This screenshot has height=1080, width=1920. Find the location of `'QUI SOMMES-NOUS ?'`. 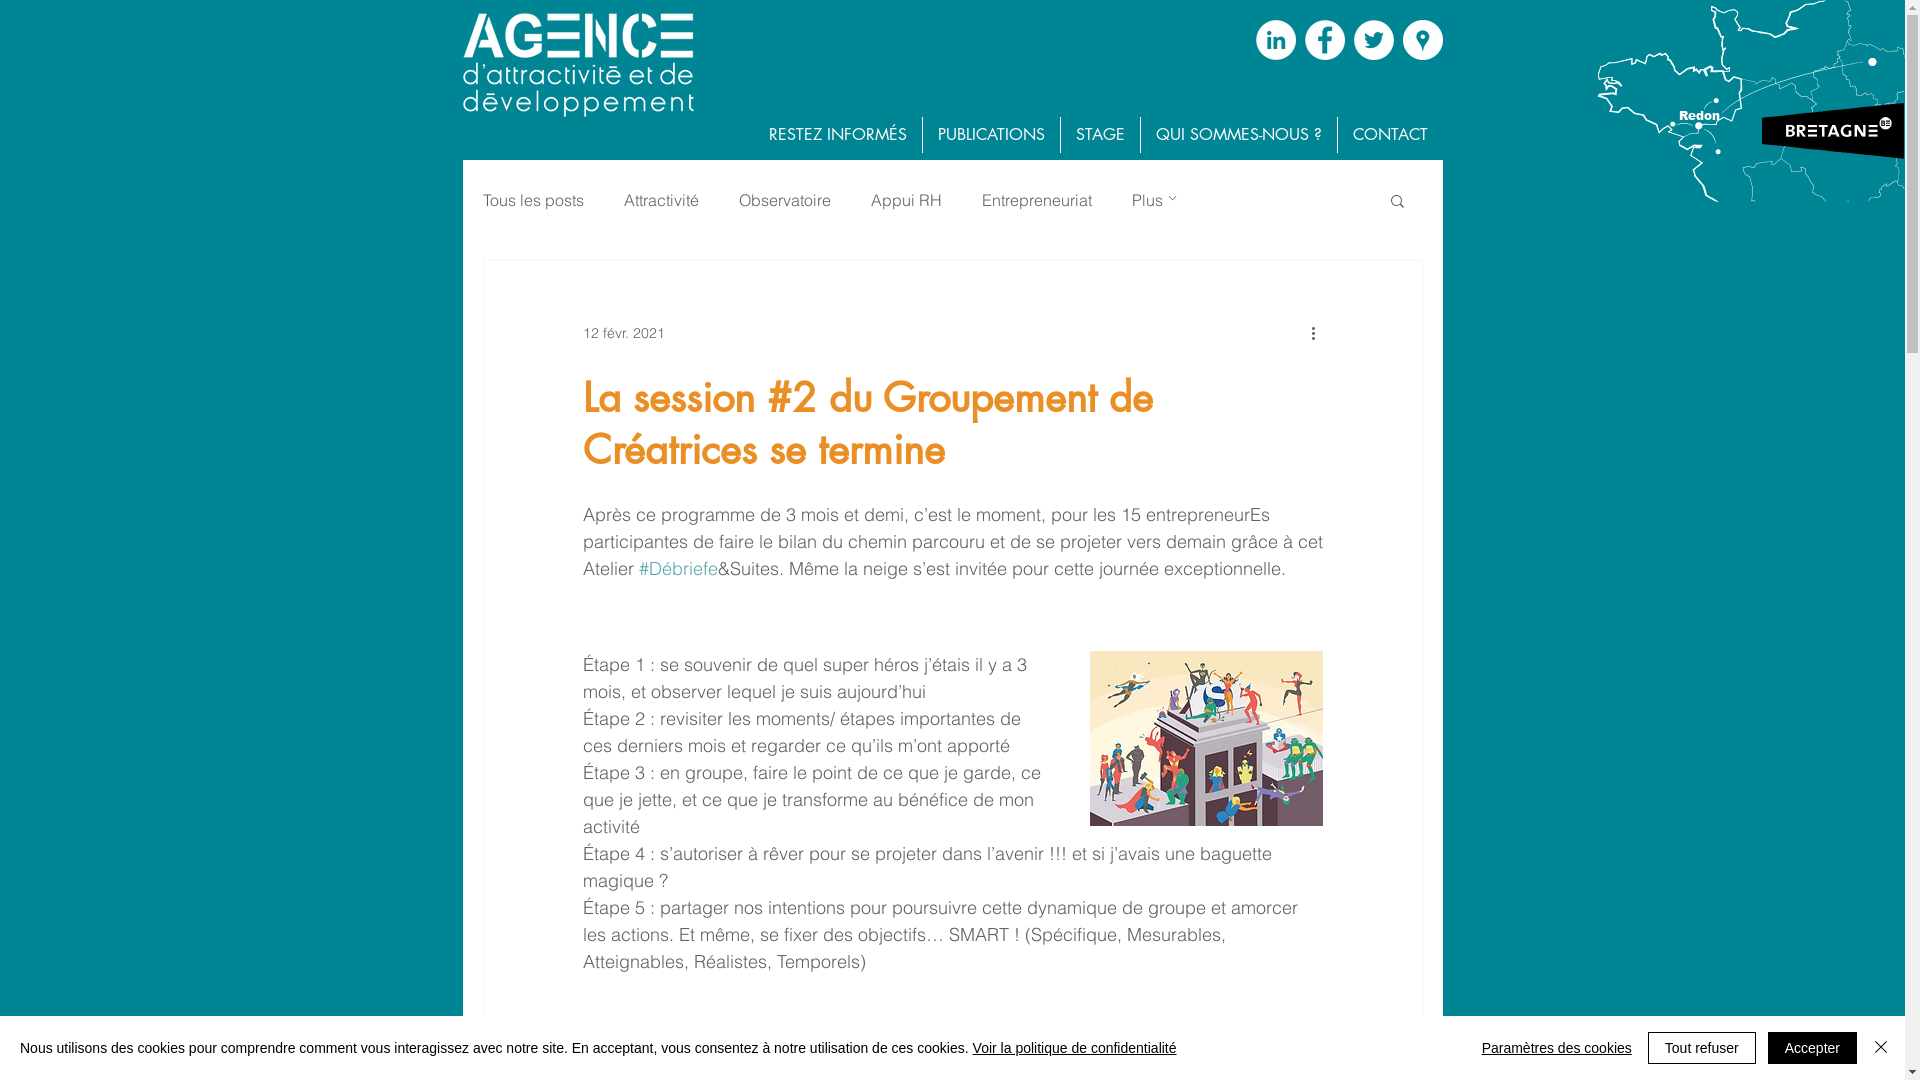

'QUI SOMMES-NOUS ?' is located at coordinates (1237, 135).